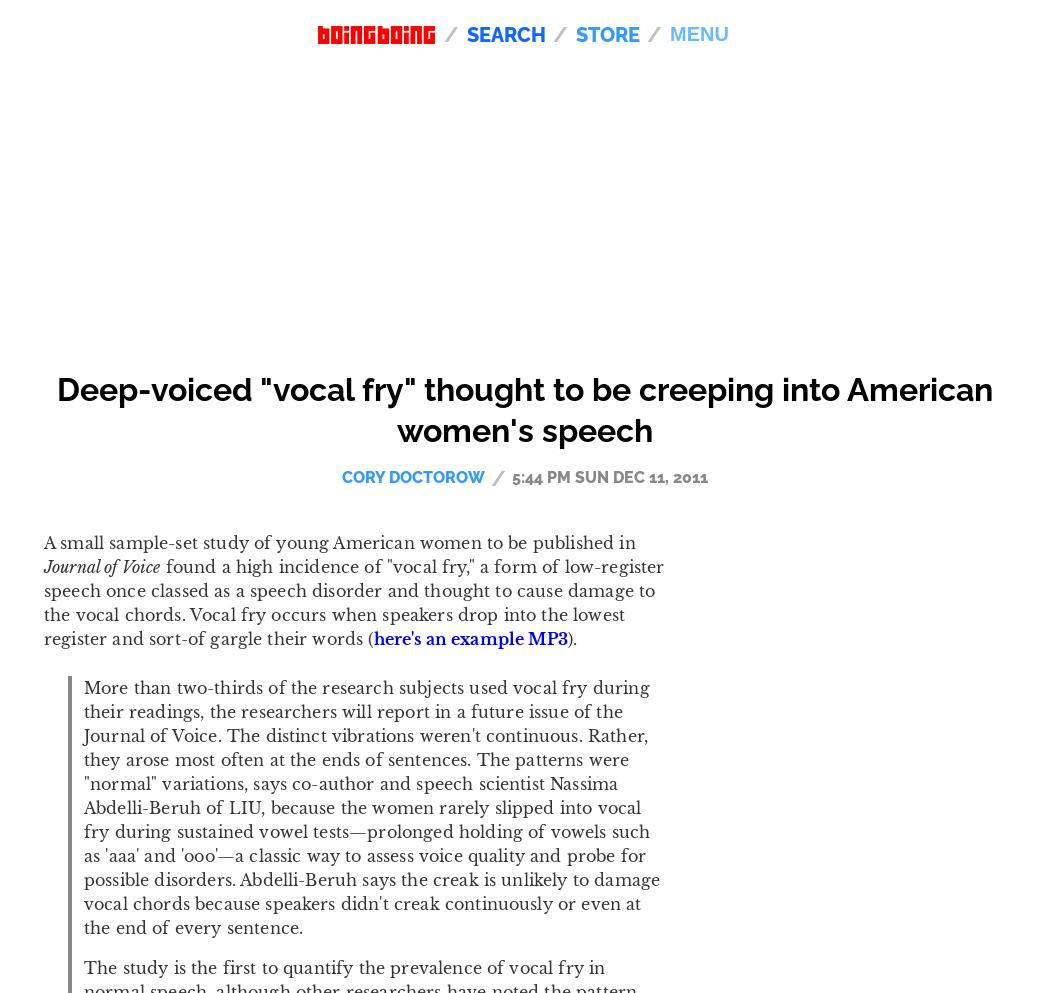  What do you see at coordinates (562, 475) in the screenshot?
I see `'5:44 pm Sun'` at bounding box center [562, 475].